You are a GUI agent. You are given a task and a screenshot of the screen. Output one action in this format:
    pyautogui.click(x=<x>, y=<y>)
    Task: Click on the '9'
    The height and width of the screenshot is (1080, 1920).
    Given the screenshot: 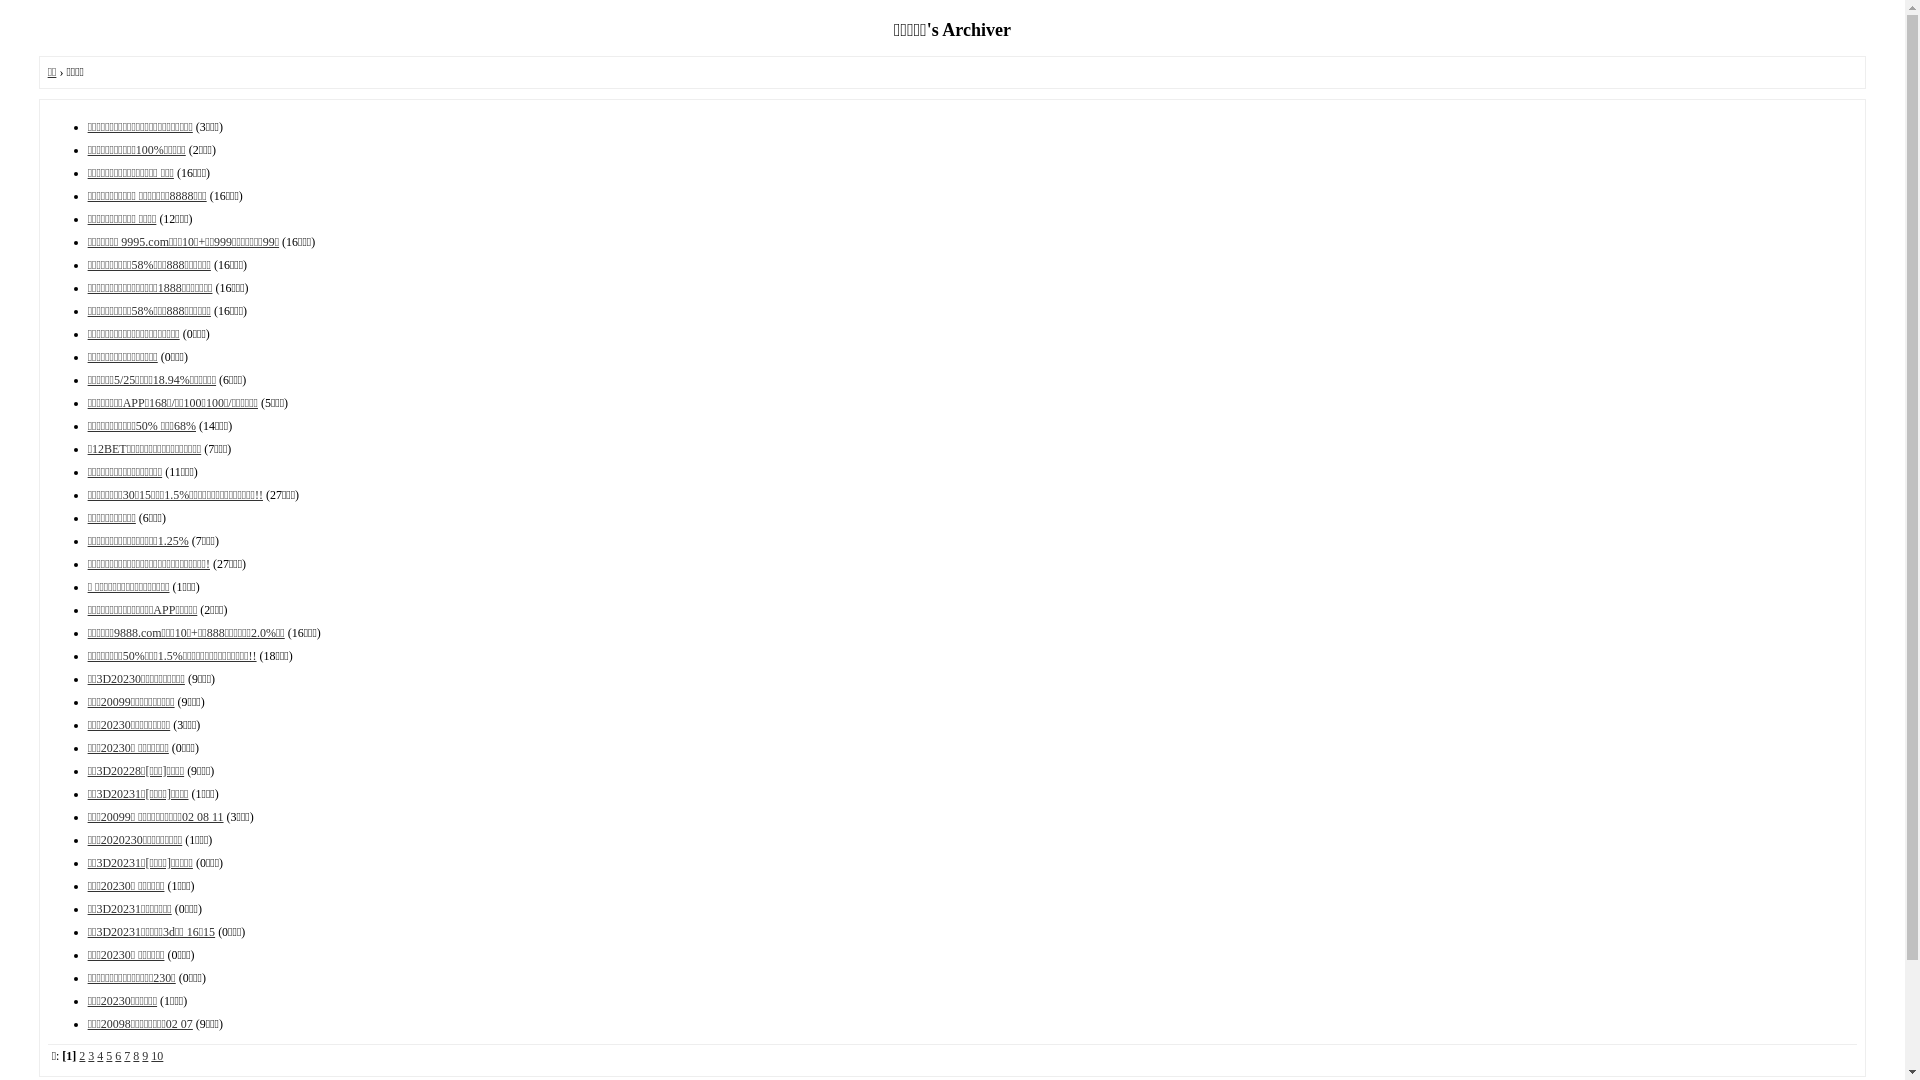 What is the action you would take?
    pyautogui.click(x=143, y=1055)
    